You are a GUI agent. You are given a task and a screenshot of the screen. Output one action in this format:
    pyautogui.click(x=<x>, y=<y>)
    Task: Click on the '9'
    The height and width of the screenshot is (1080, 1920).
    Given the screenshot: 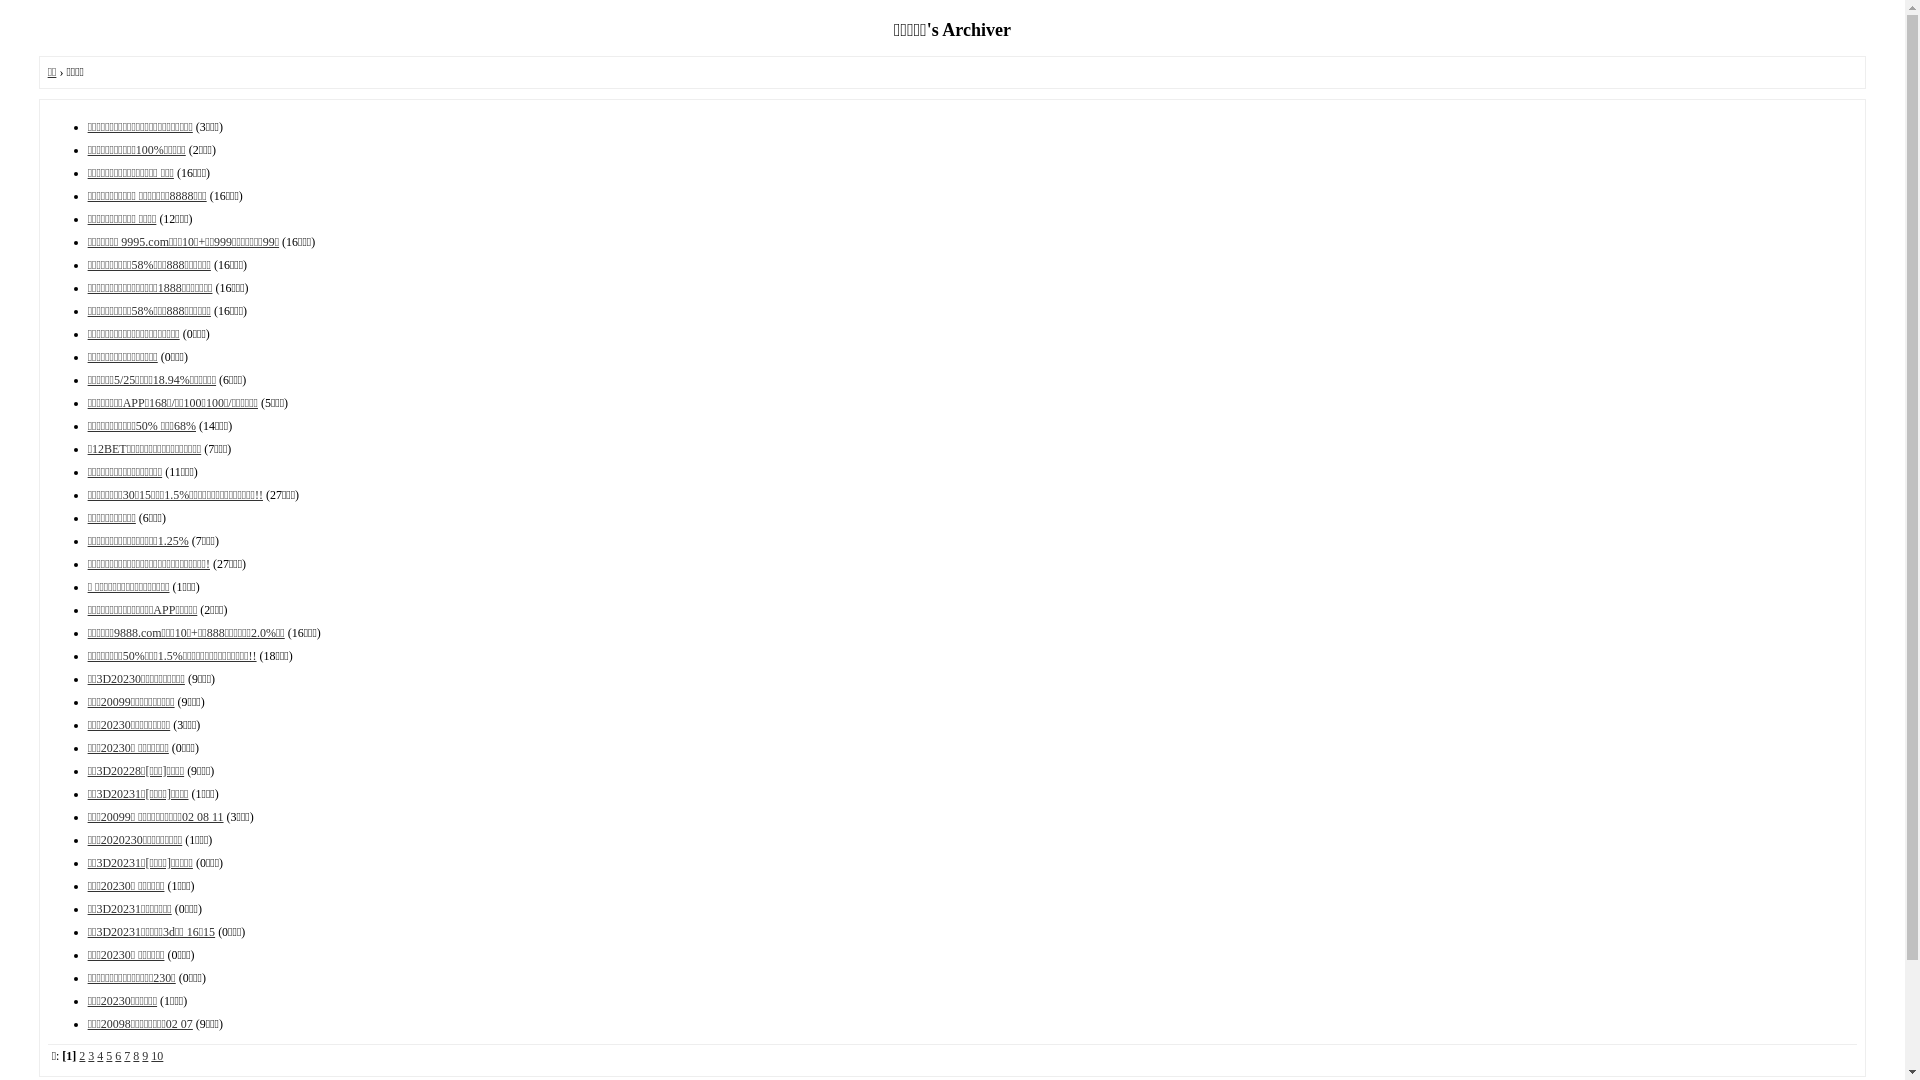 What is the action you would take?
    pyautogui.click(x=143, y=1055)
    